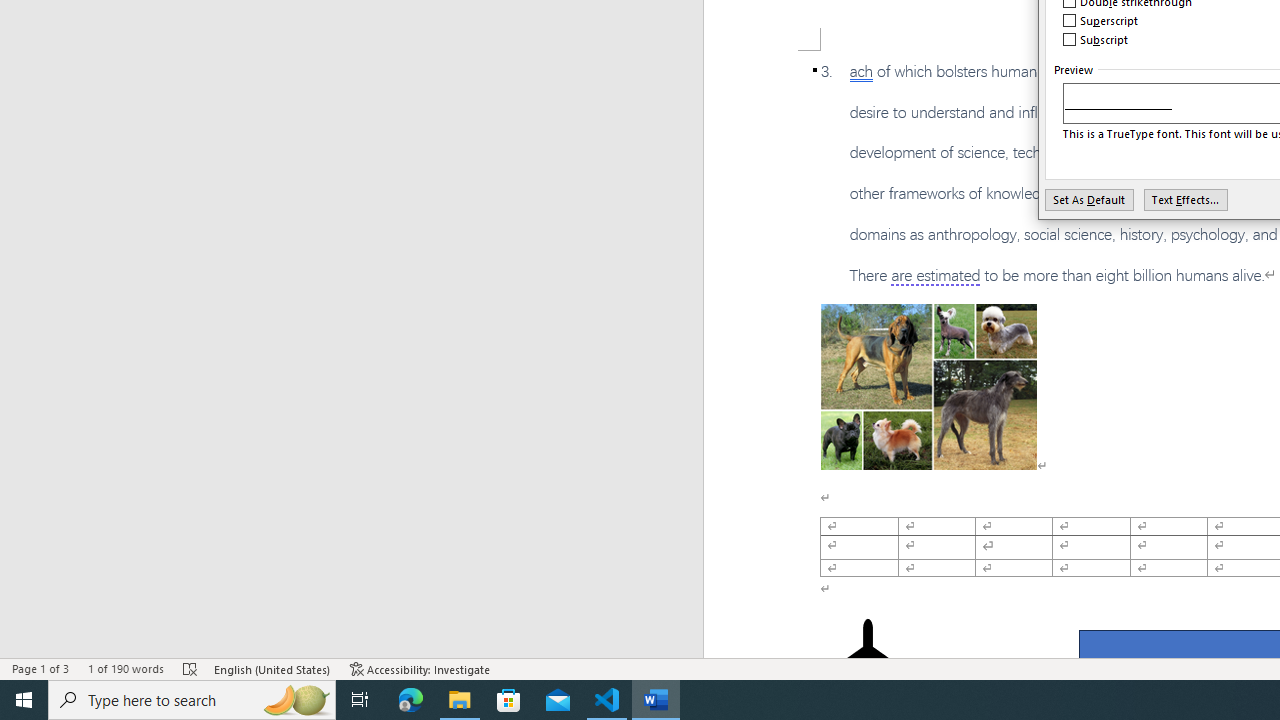  Describe the element at coordinates (656, 698) in the screenshot. I see `'Word - 1 running window'` at that location.